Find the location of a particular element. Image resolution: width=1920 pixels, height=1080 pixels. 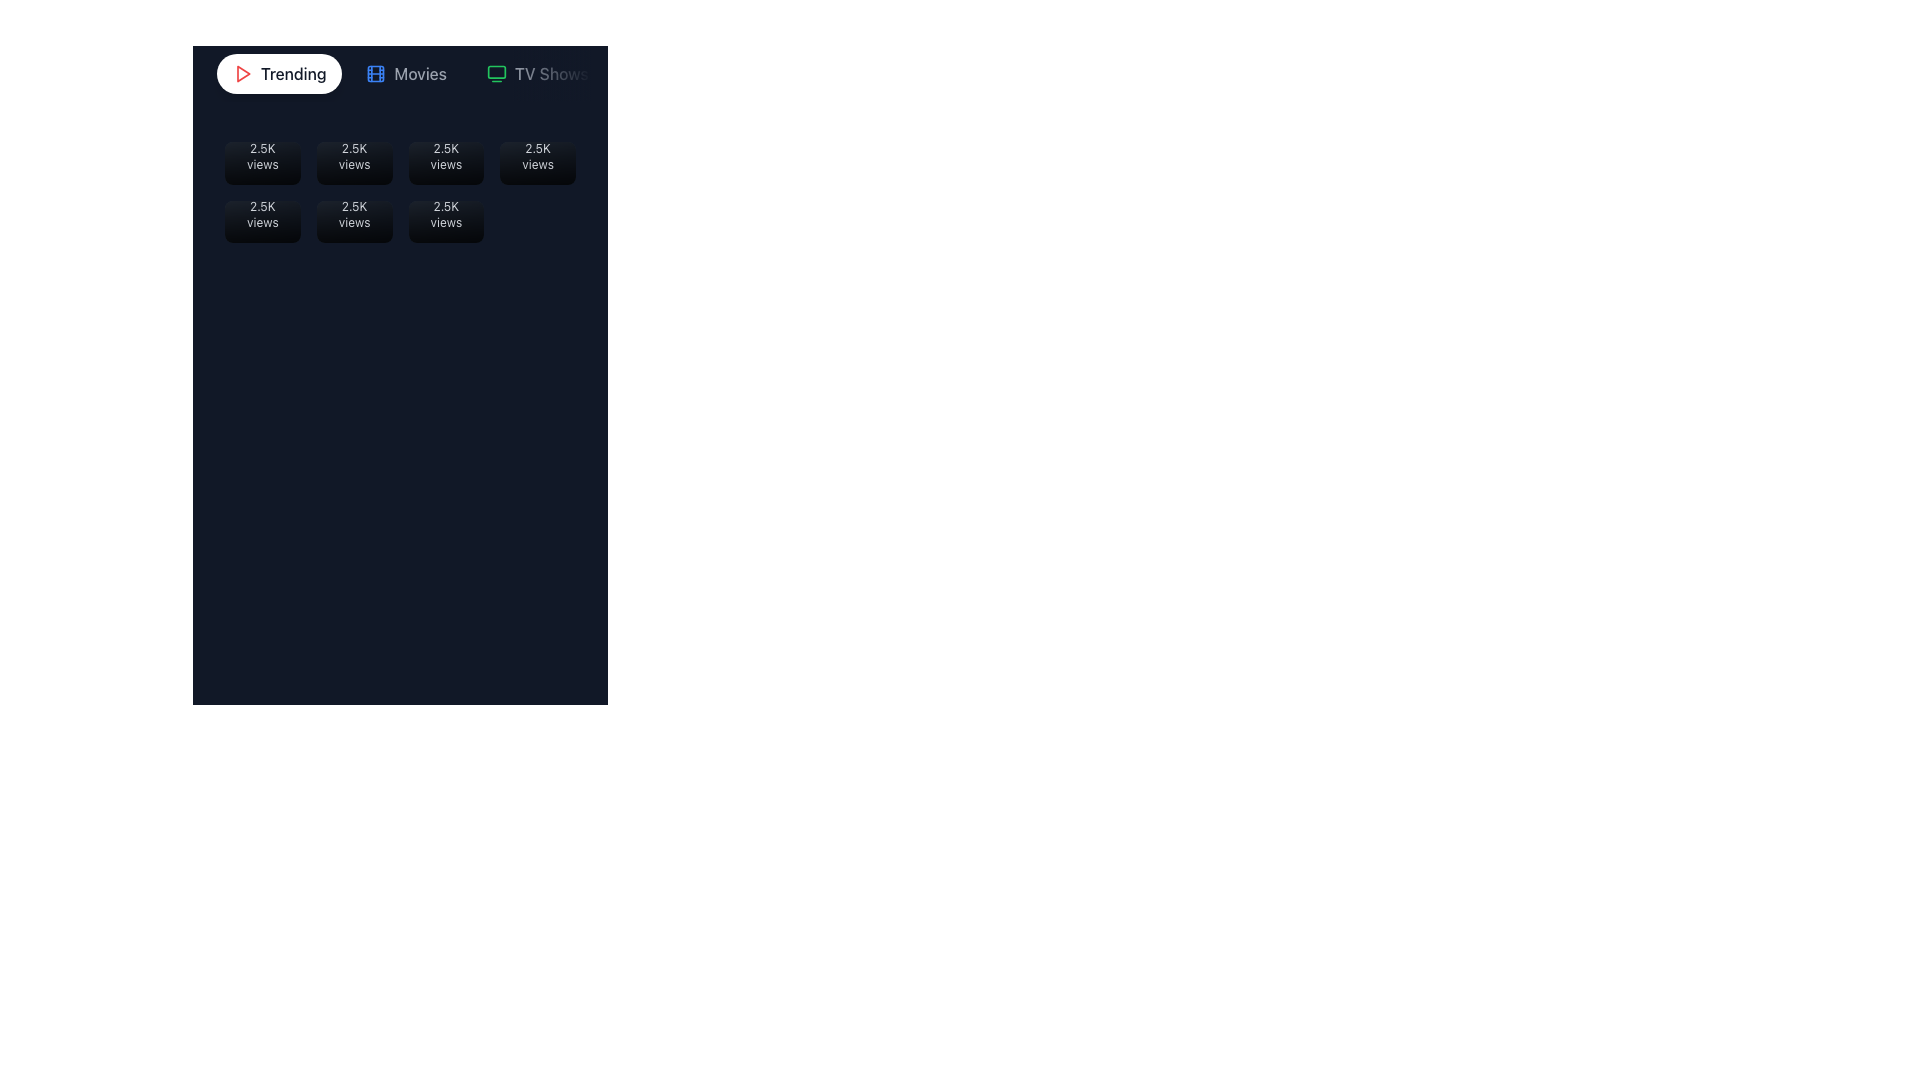

the informational Text label displaying the number of views for the associated content, positioned below 'Content Title 1' is located at coordinates (261, 155).